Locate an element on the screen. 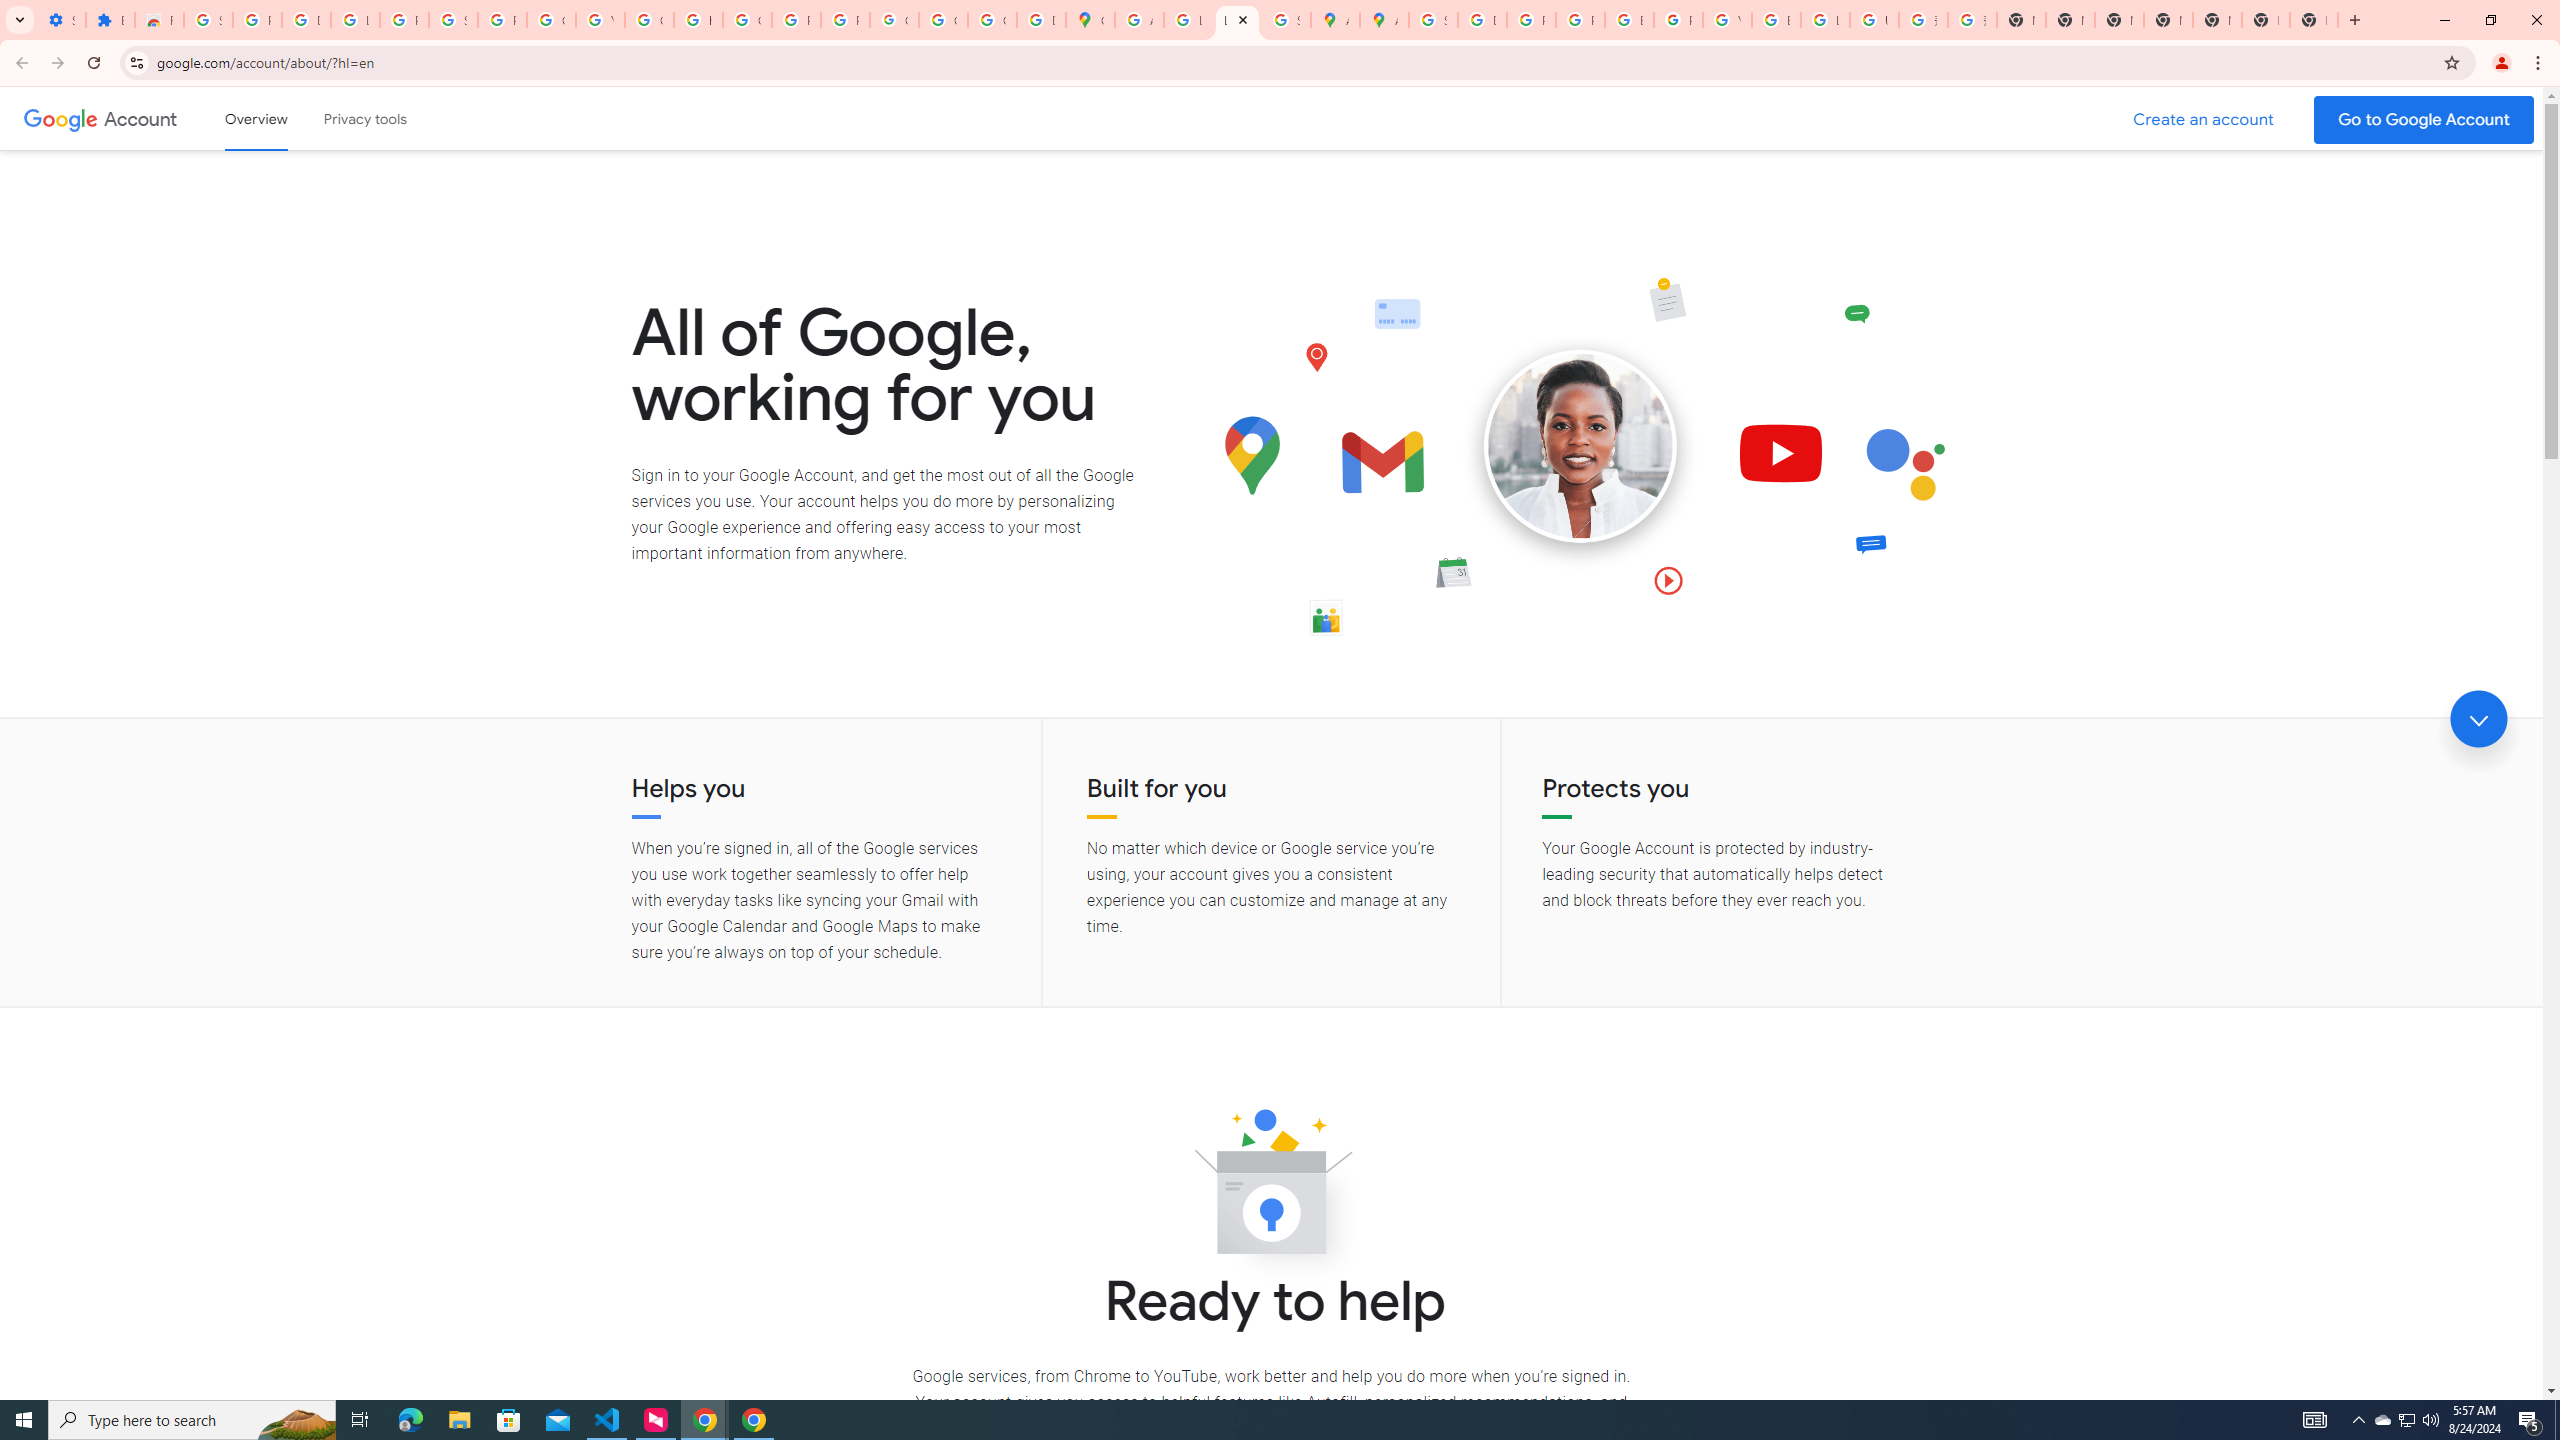 The width and height of the screenshot is (2560, 1440). 'Jump link' is located at coordinates (2478, 719).